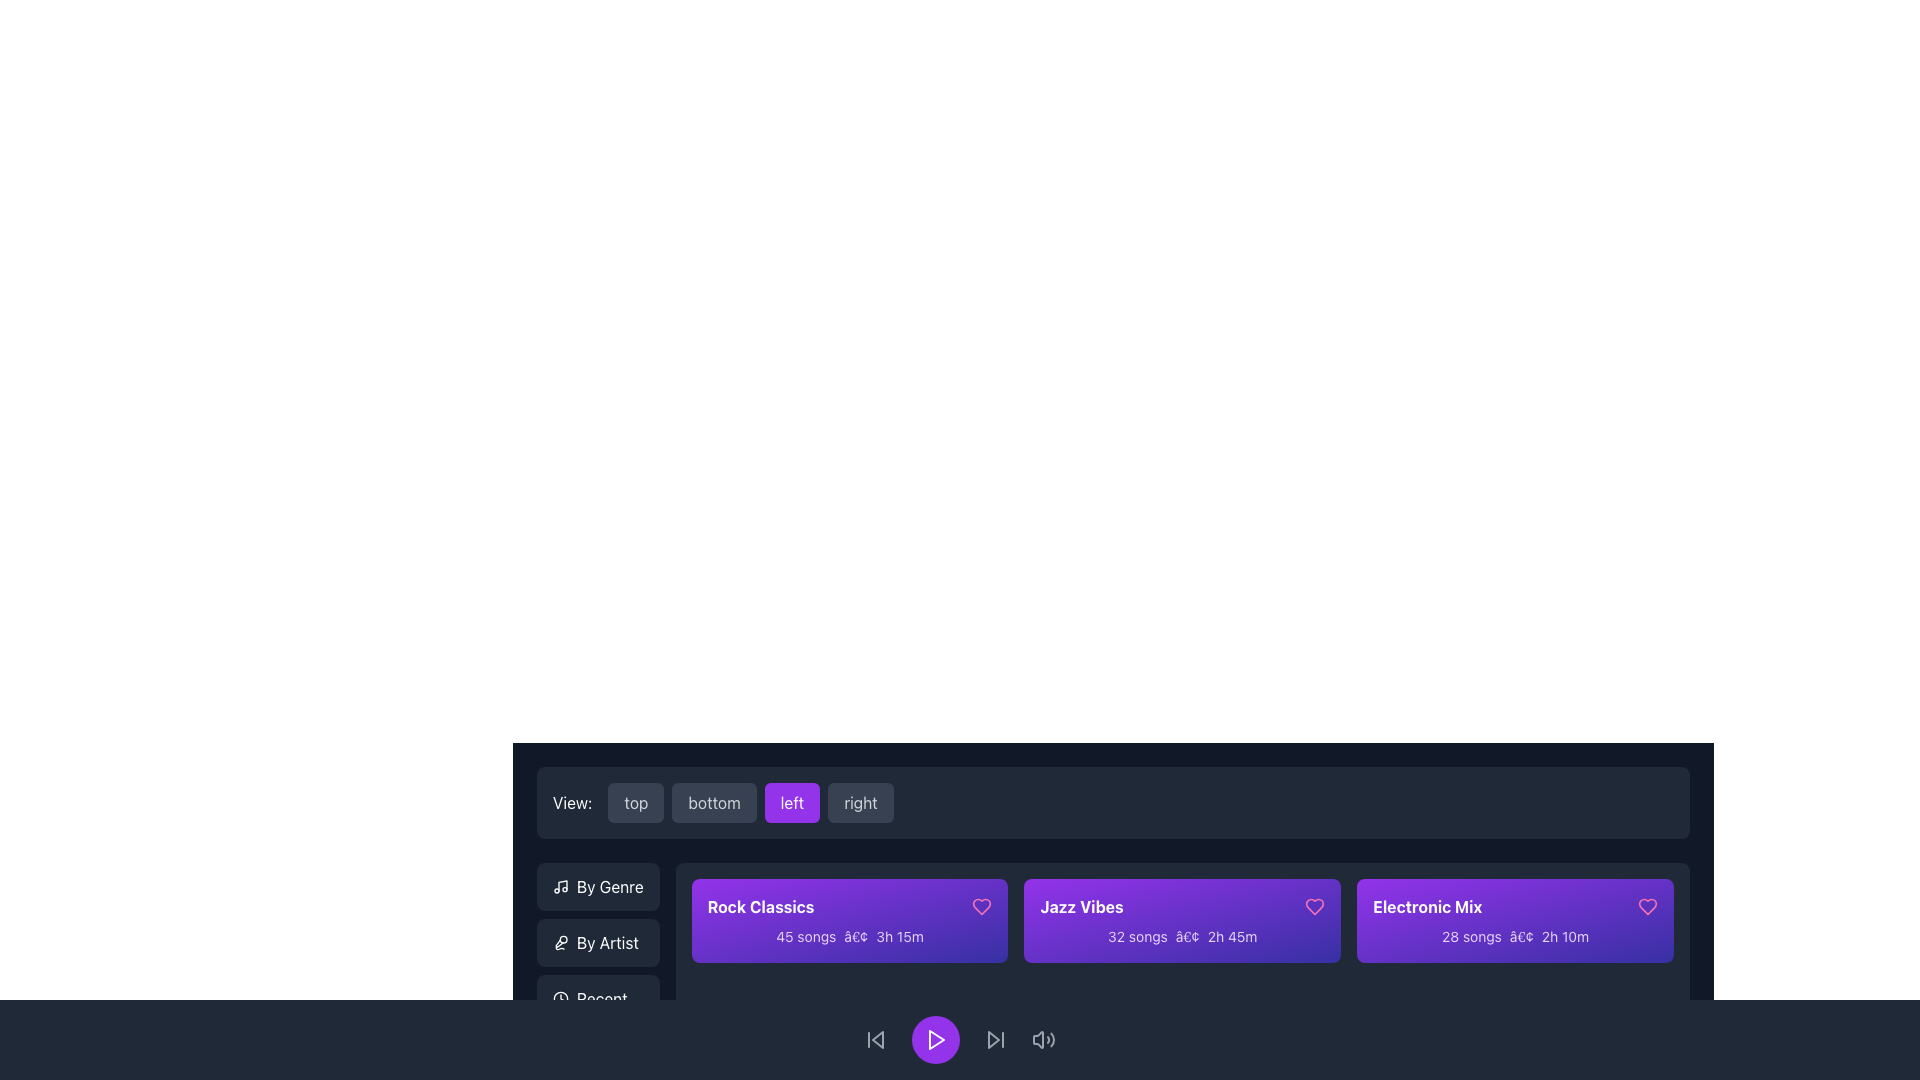  I want to click on the sound volume icon, which is a gray speaker with sound waves, located at the bottom center of the interface, to the right of the skip forward button, so click(1042, 1039).